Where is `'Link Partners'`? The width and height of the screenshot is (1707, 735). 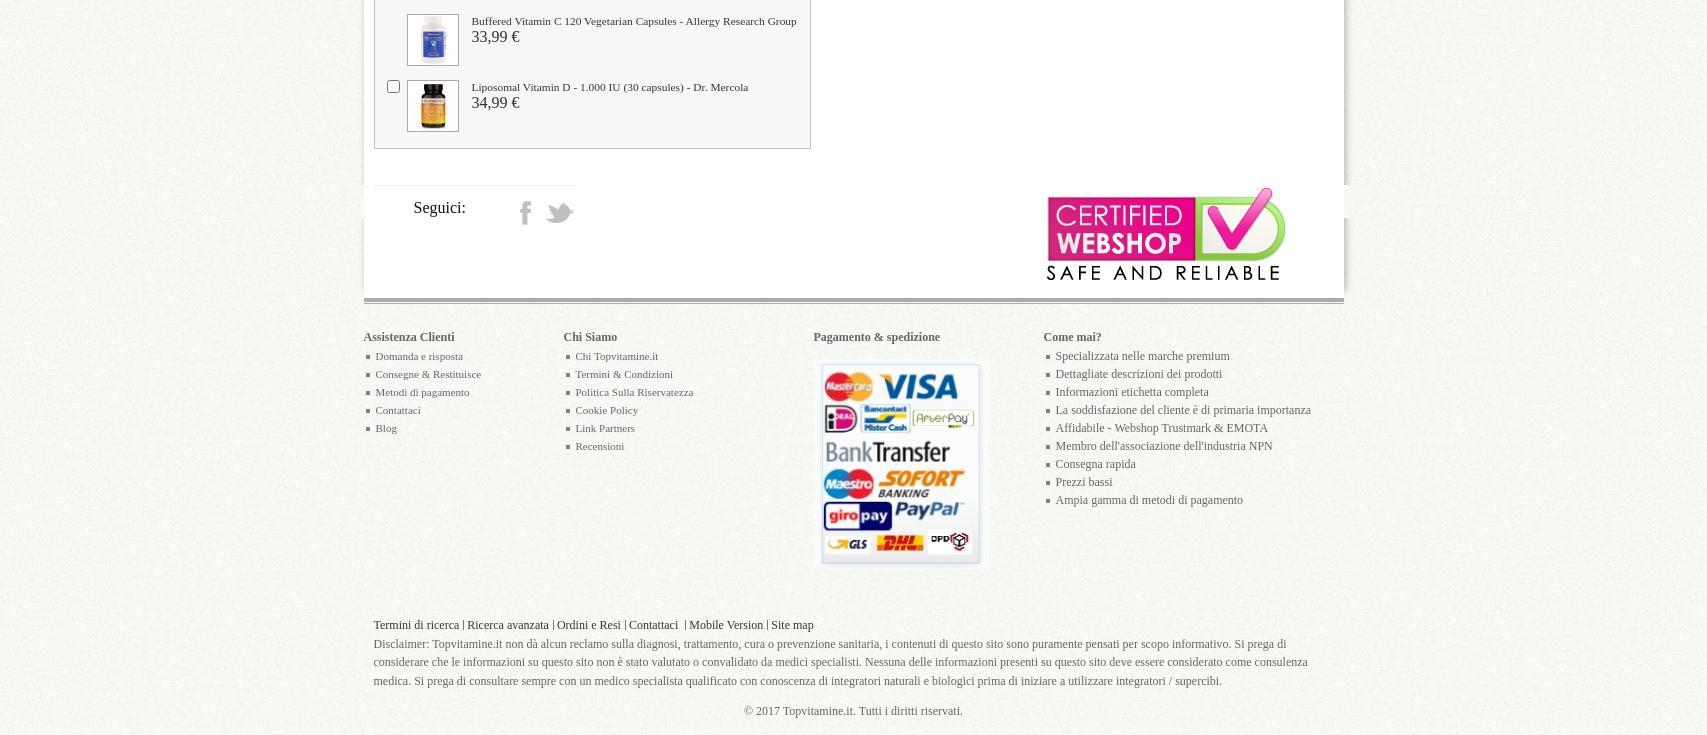 'Link Partners' is located at coordinates (604, 426).